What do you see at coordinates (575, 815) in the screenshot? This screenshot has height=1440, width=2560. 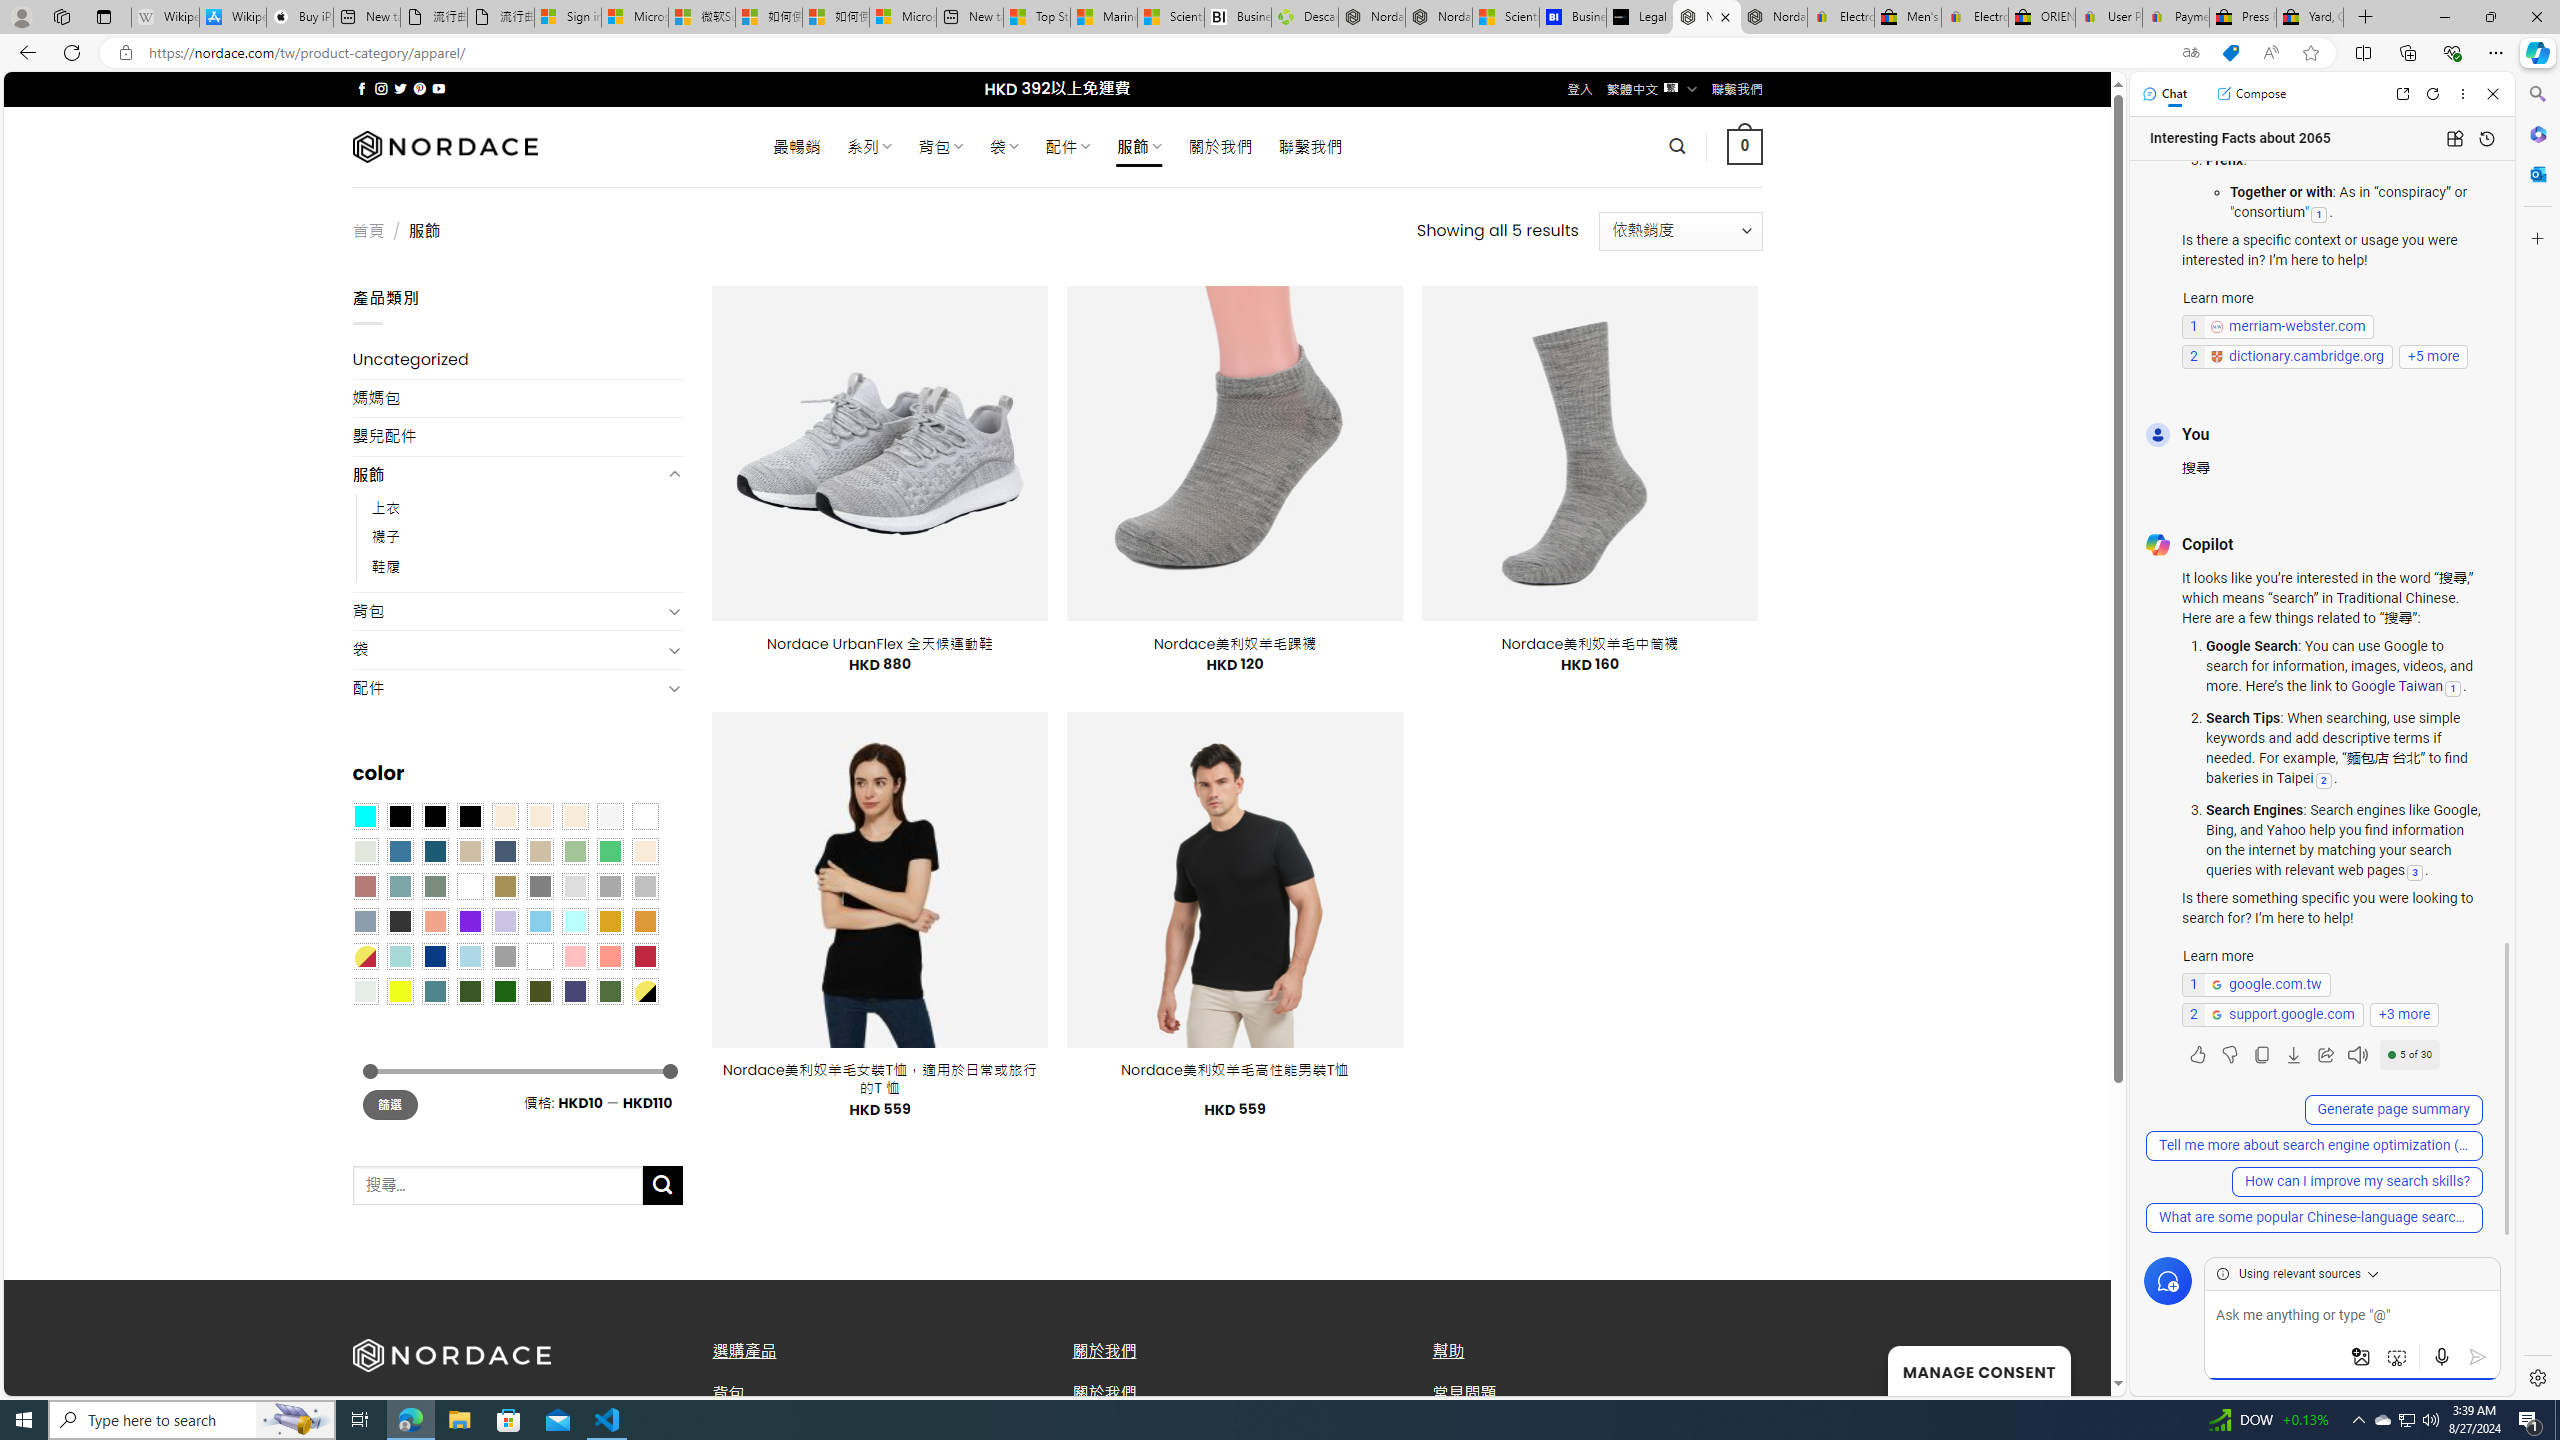 I see `'Cream'` at bounding box center [575, 815].